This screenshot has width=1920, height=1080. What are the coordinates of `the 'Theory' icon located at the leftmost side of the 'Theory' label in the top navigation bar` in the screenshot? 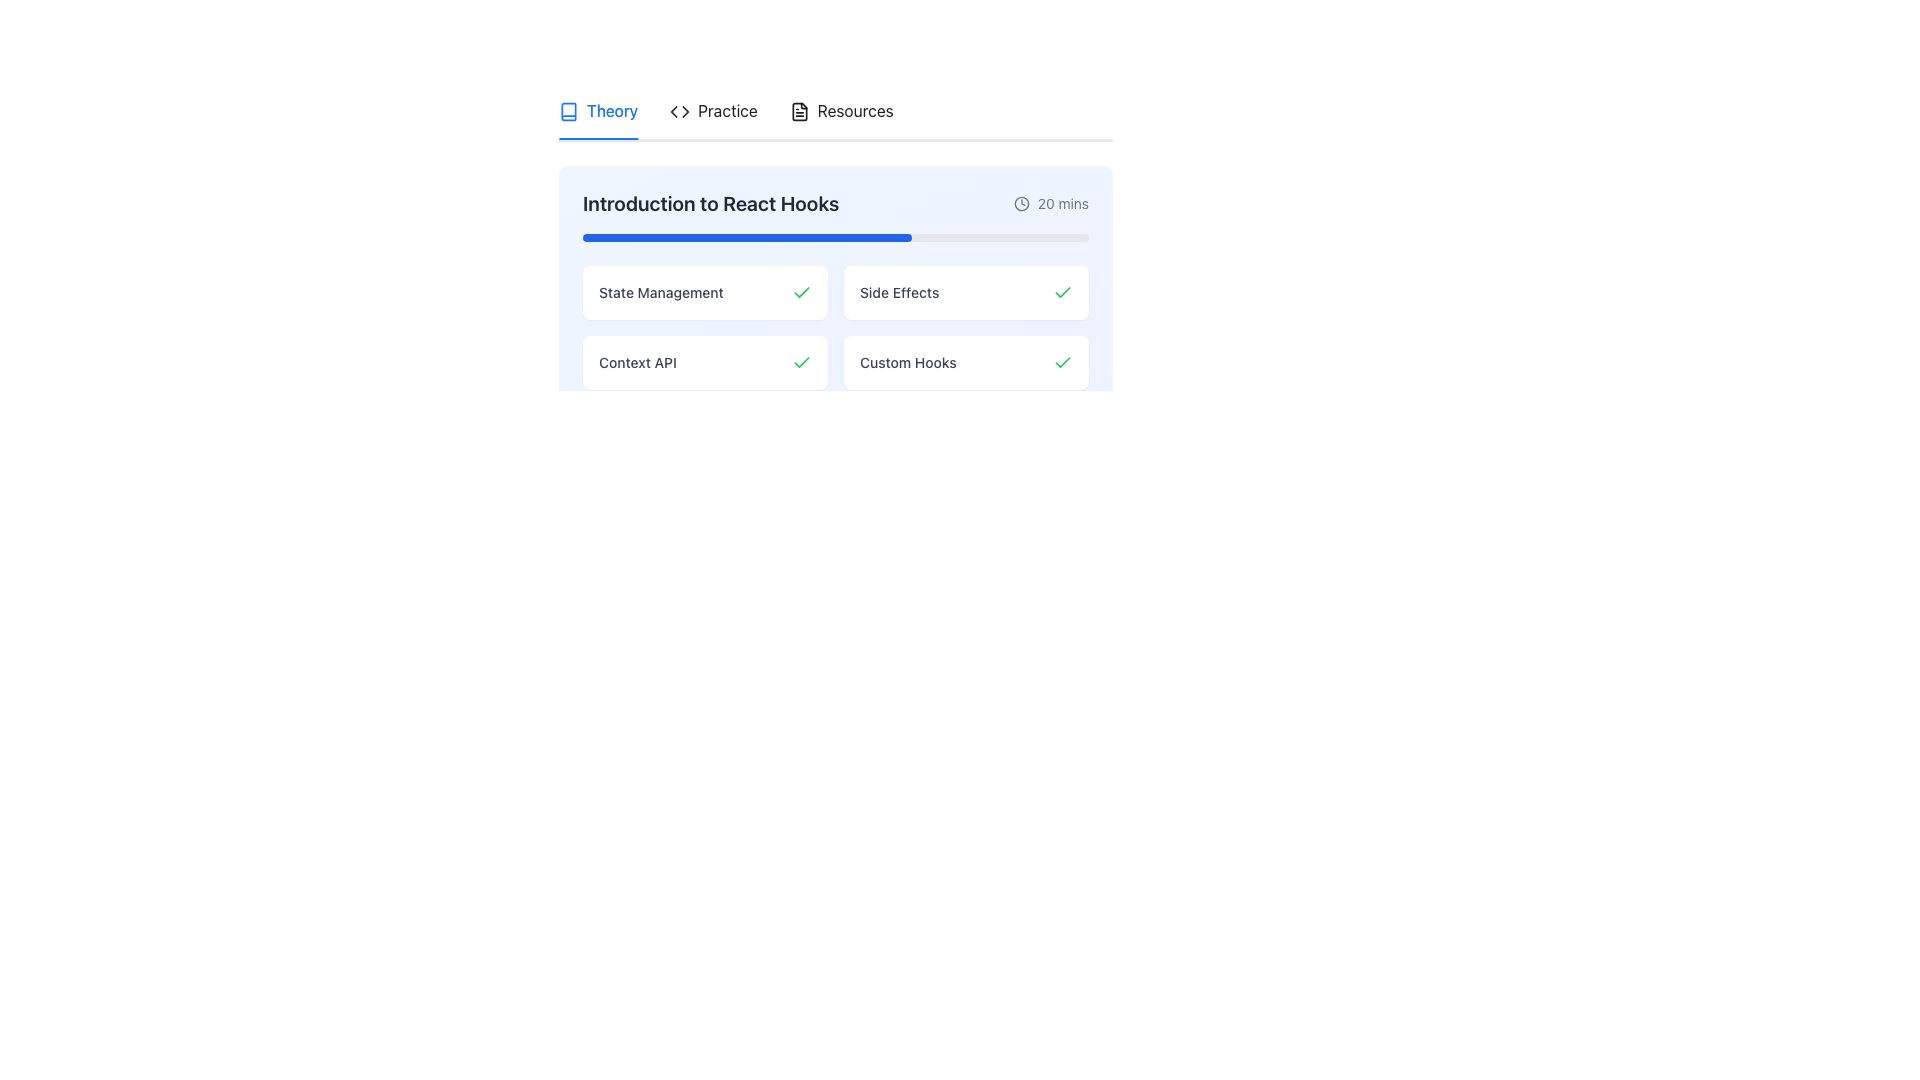 It's located at (568, 111).